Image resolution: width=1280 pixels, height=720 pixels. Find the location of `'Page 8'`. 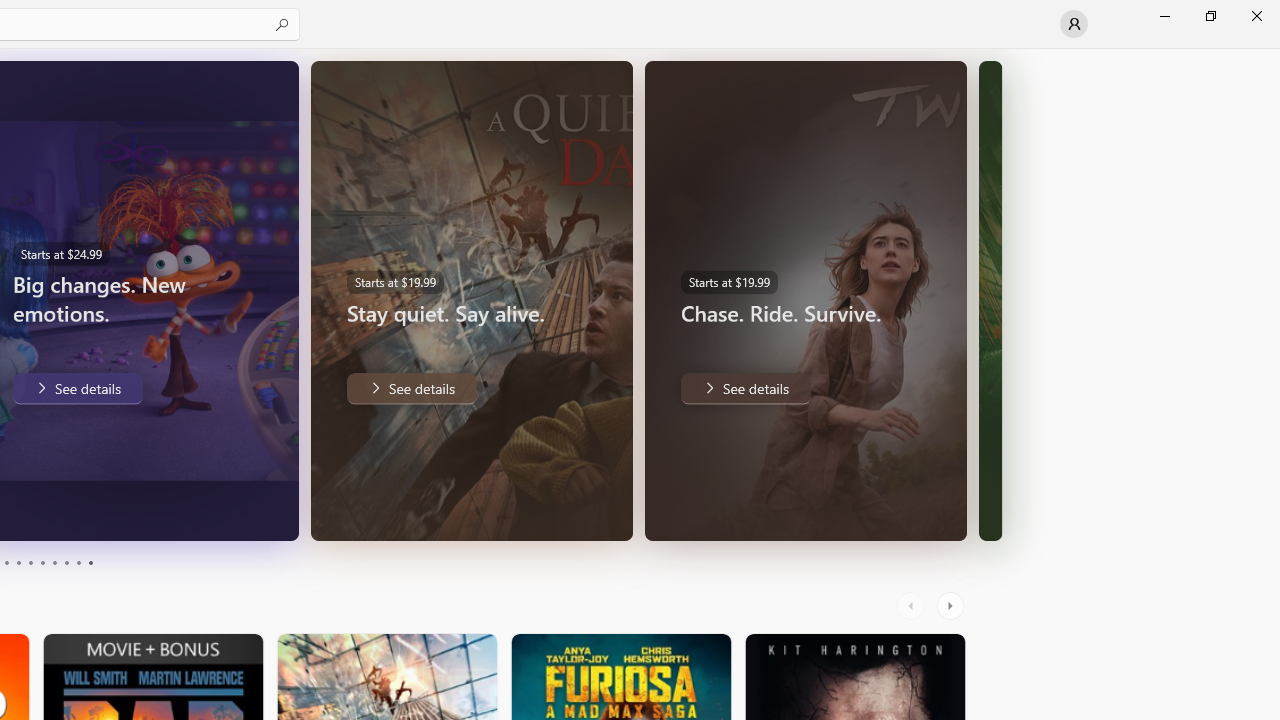

'Page 8' is located at coordinates (65, 563).